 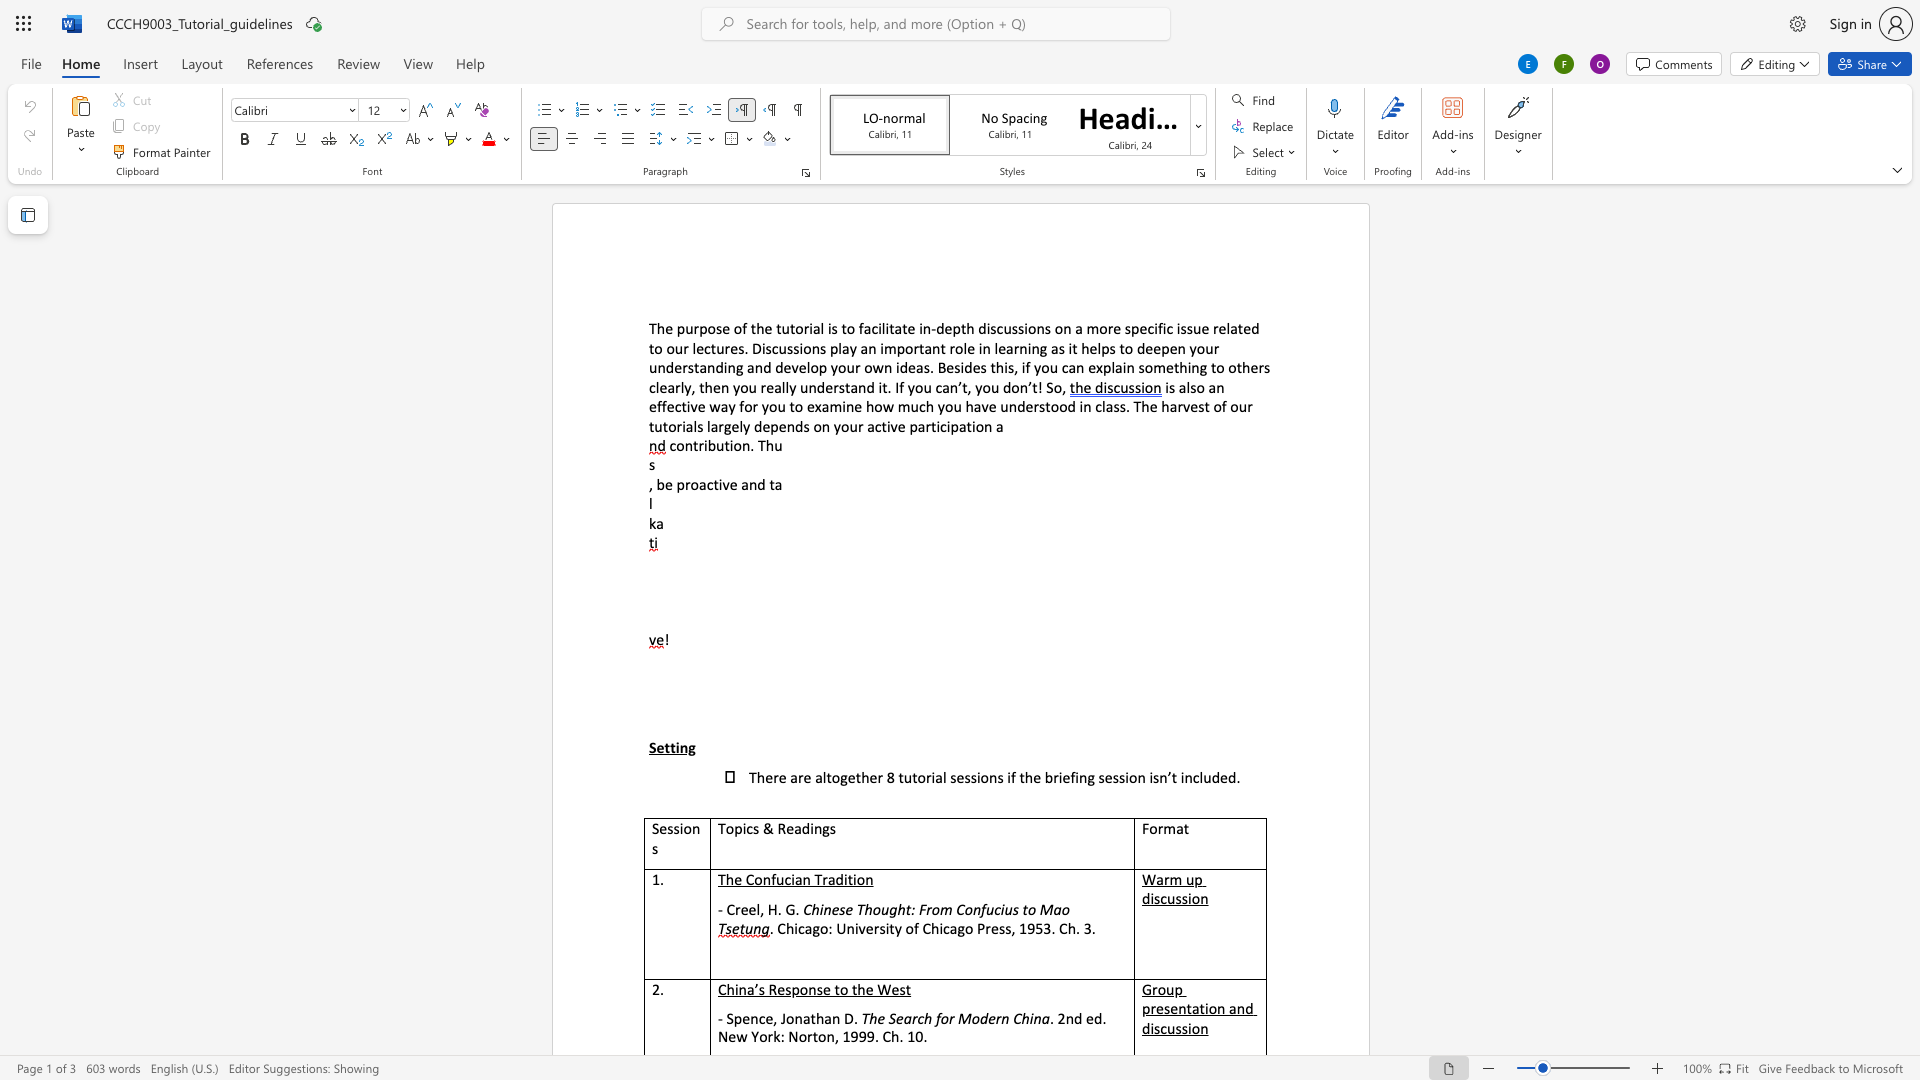 What do you see at coordinates (908, 405) in the screenshot?
I see `the space between the continuous character "m" and "u" in the text` at bounding box center [908, 405].